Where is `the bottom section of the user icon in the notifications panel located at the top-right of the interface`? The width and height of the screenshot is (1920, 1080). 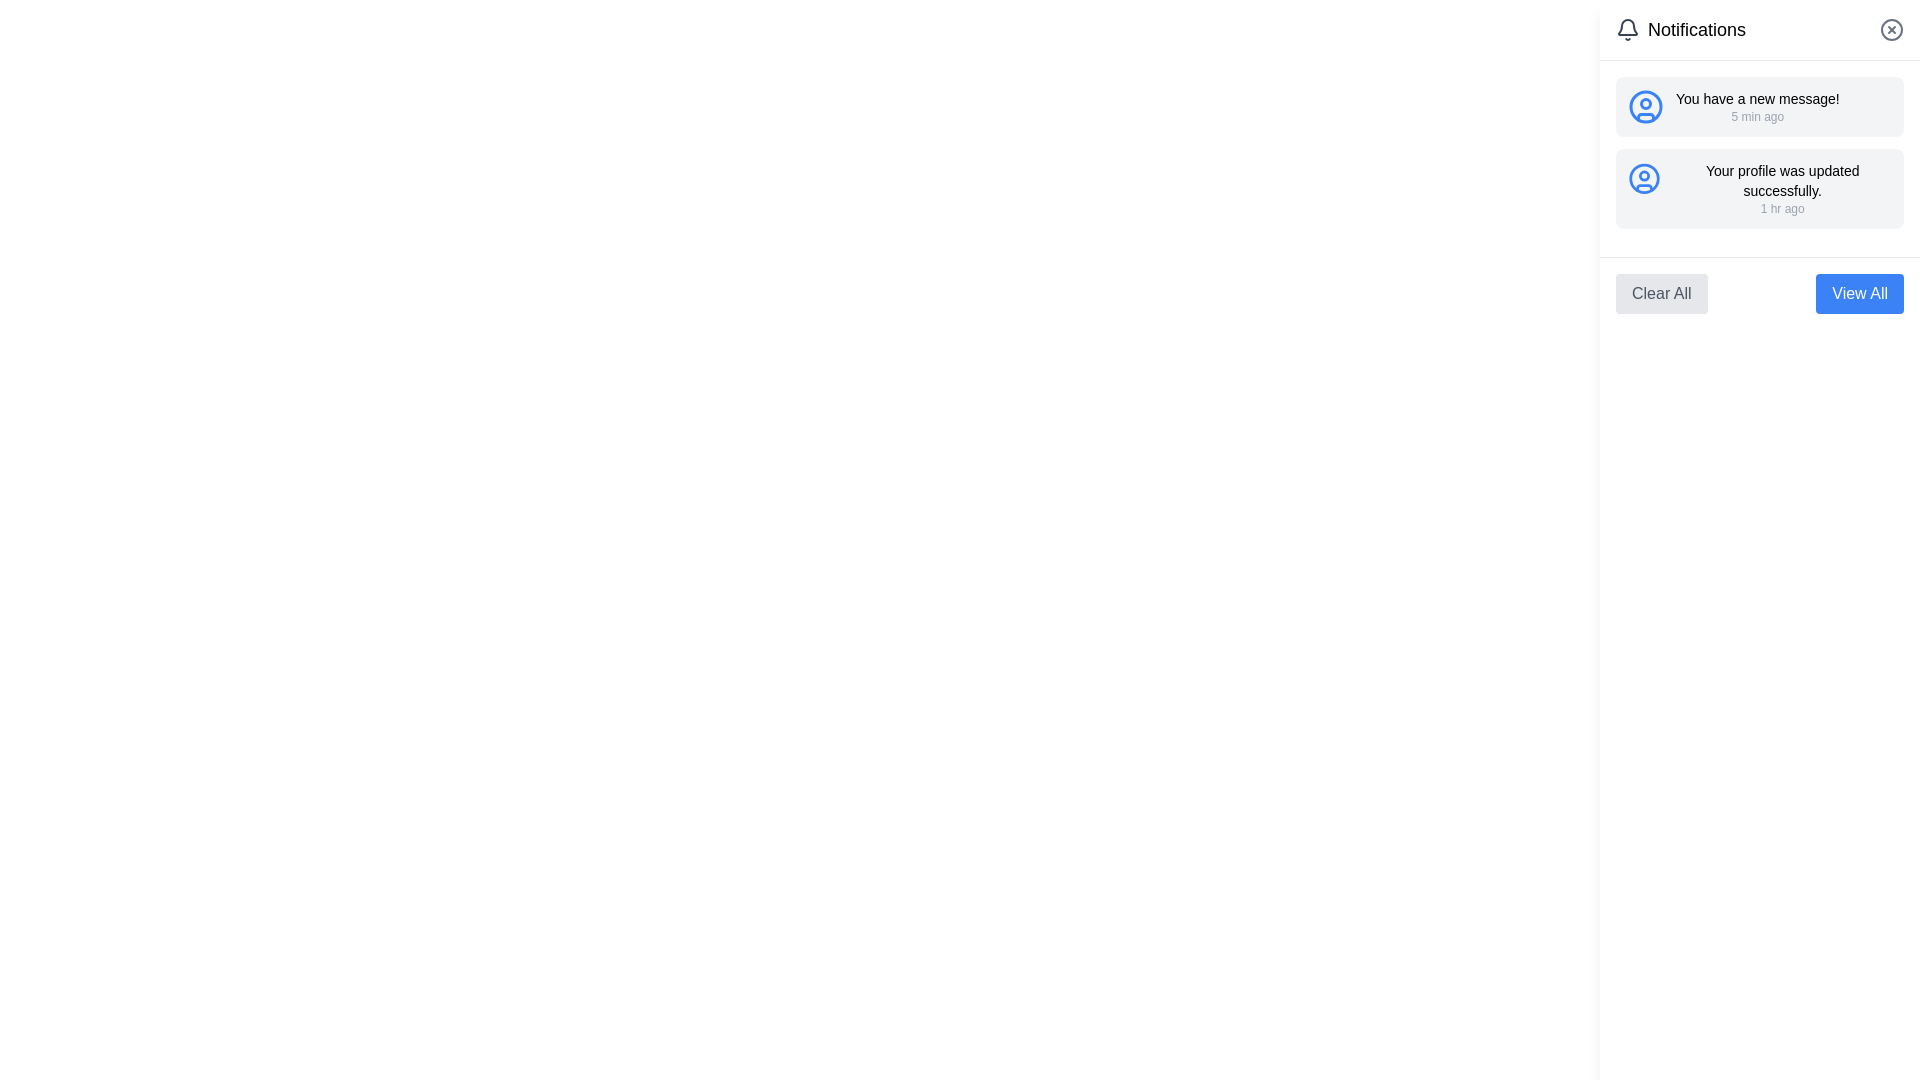
the bottom section of the user icon in the notifications panel located at the top-right of the interface is located at coordinates (1646, 116).